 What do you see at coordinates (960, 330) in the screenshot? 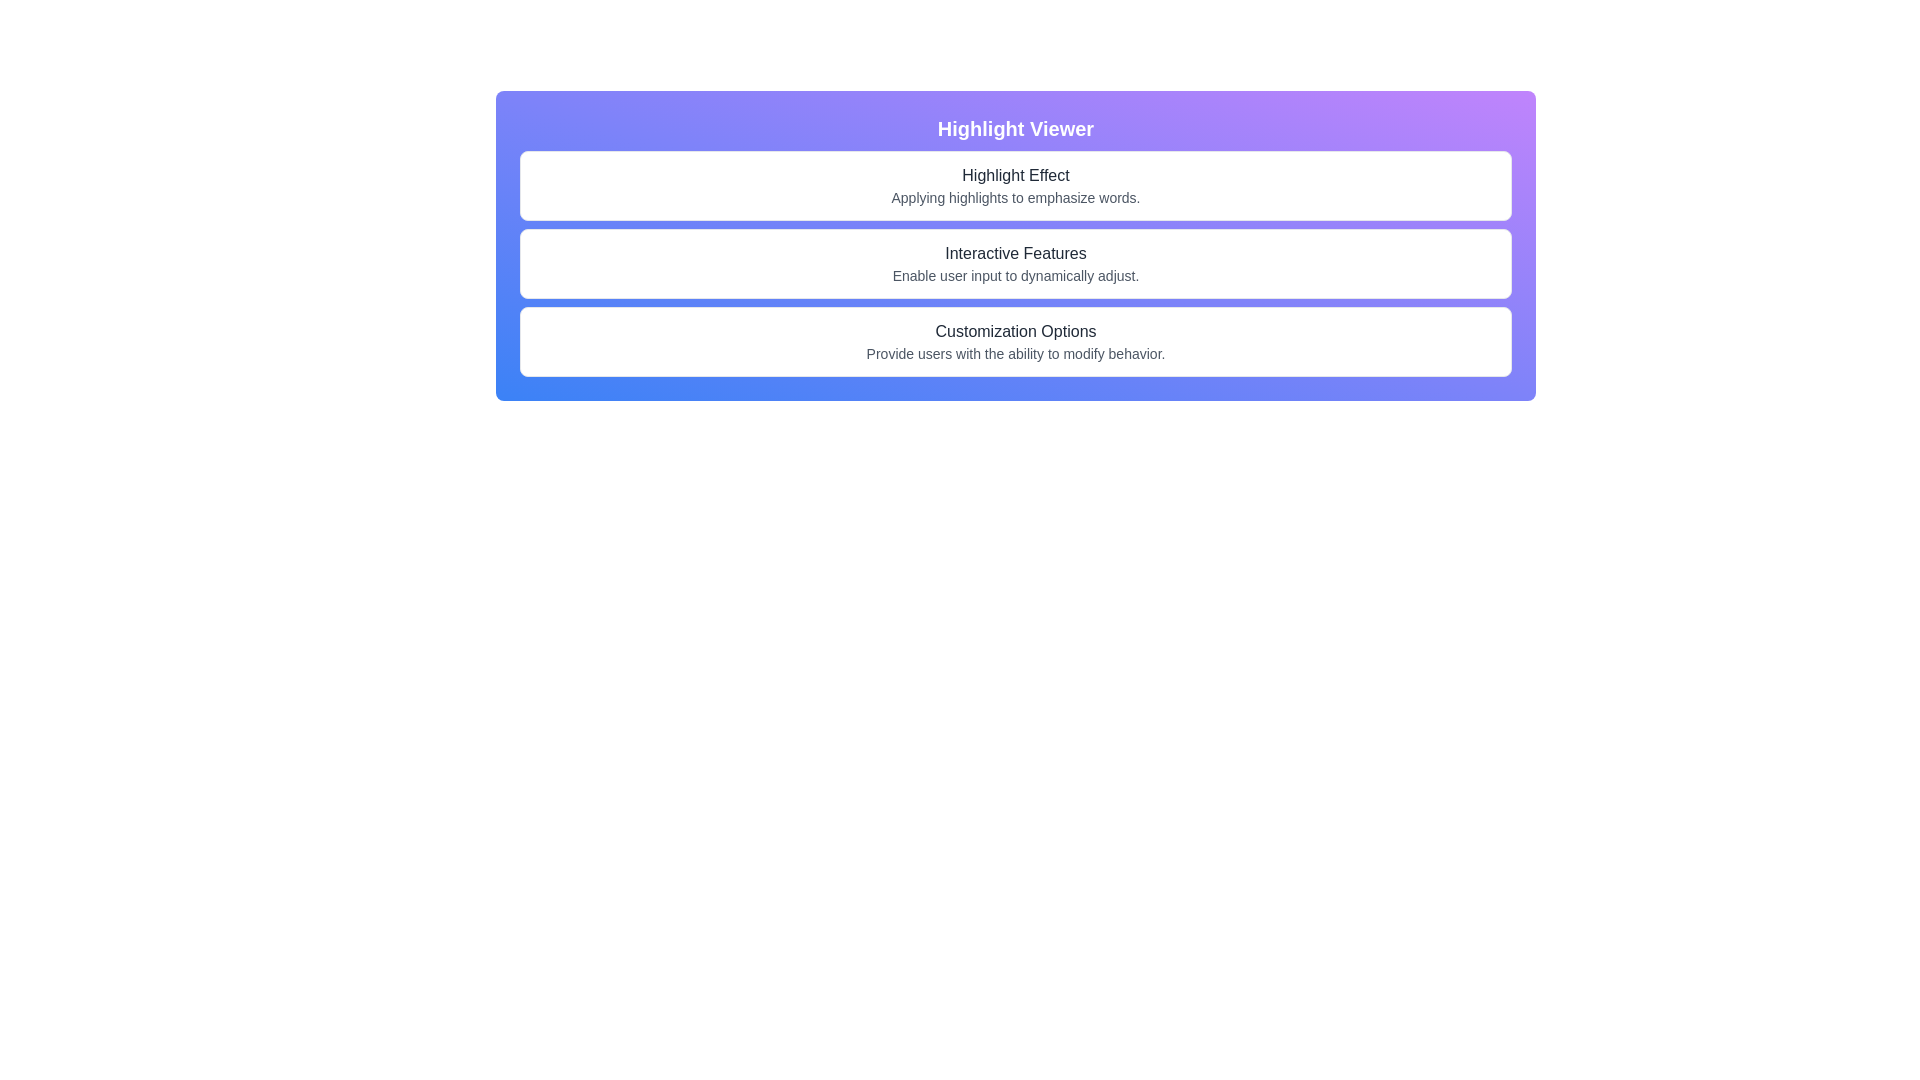
I see `the third letter 'm' in the word 'Customization'` at bounding box center [960, 330].